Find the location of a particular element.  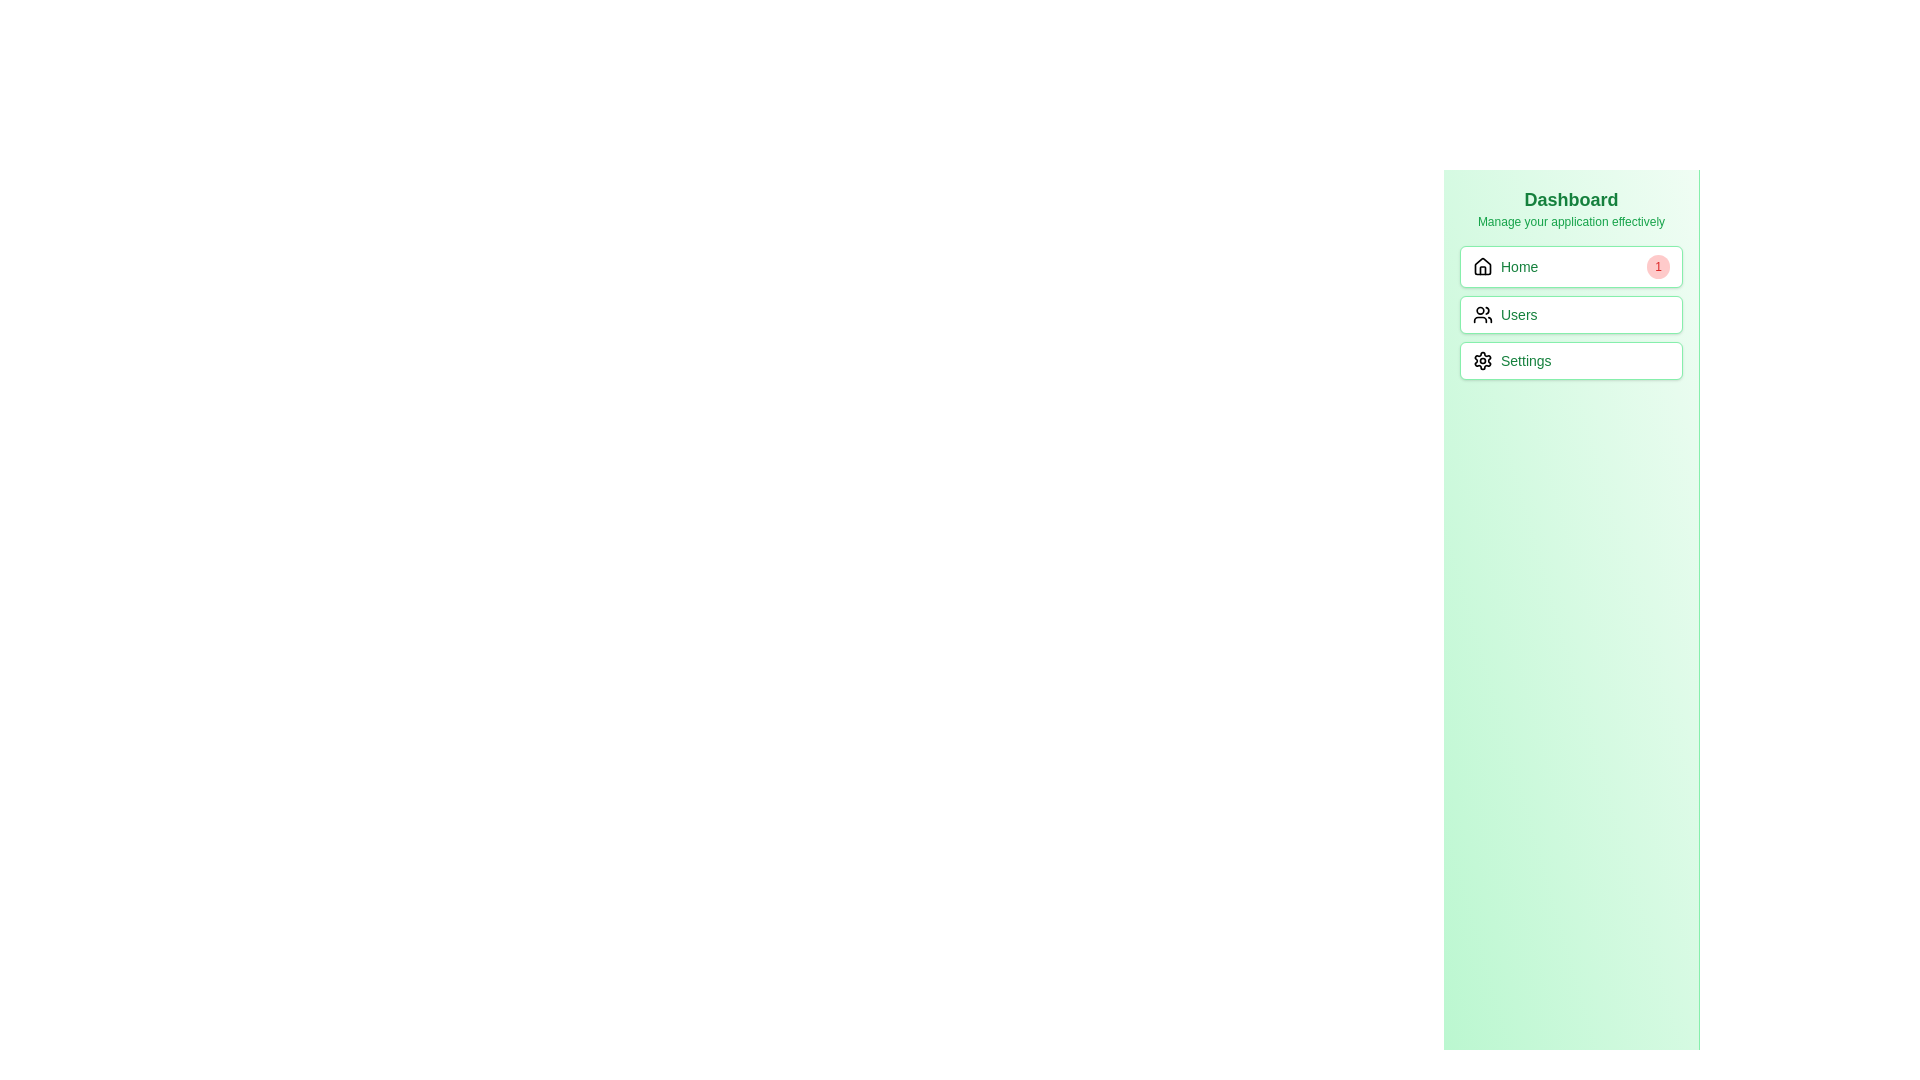

the 'Dashboard' header in the sidebar, which is styled in bold and larger green font, serving as a descriptive header for the section is located at coordinates (1570, 208).